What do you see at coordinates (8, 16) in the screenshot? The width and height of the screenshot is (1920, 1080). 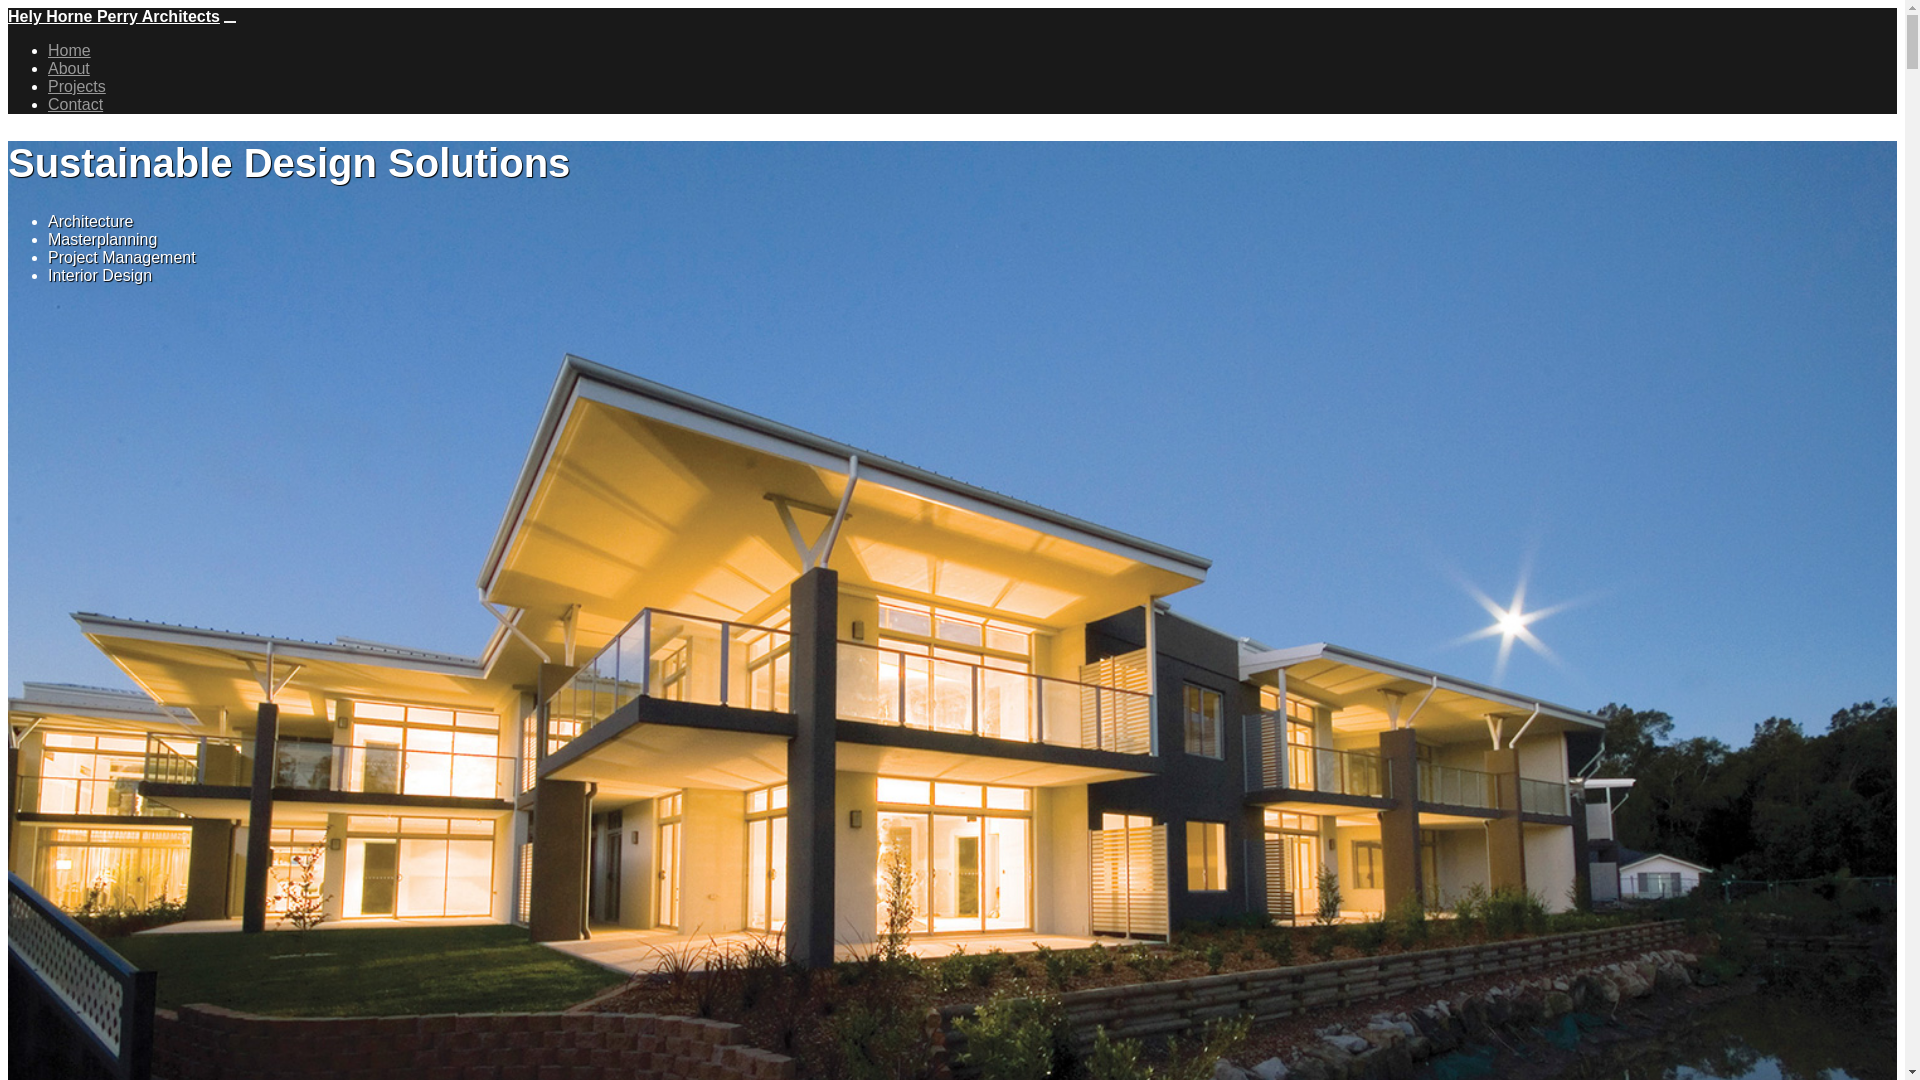 I see `'Hely Horne Perry Architects'` at bounding box center [8, 16].